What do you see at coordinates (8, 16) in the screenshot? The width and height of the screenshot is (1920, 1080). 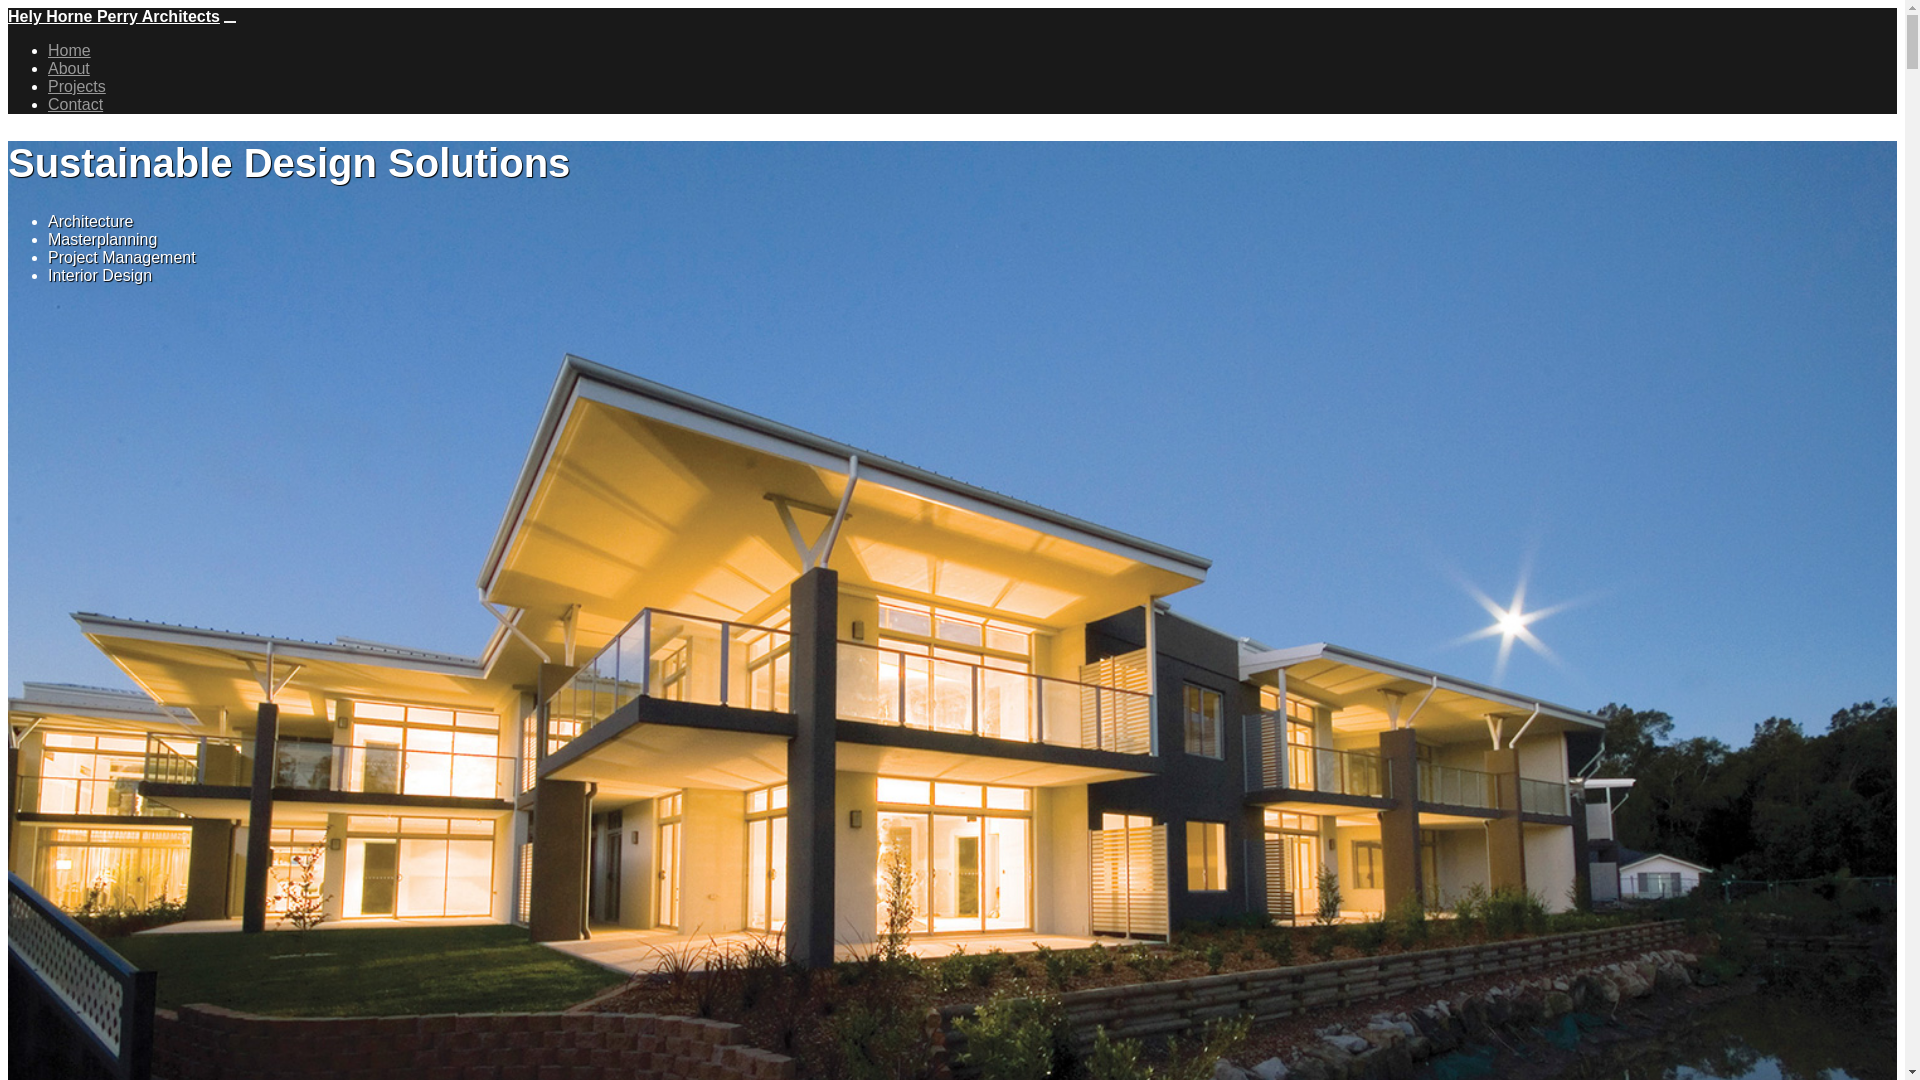 I see `'Hely Horne Perry Architects'` at bounding box center [8, 16].